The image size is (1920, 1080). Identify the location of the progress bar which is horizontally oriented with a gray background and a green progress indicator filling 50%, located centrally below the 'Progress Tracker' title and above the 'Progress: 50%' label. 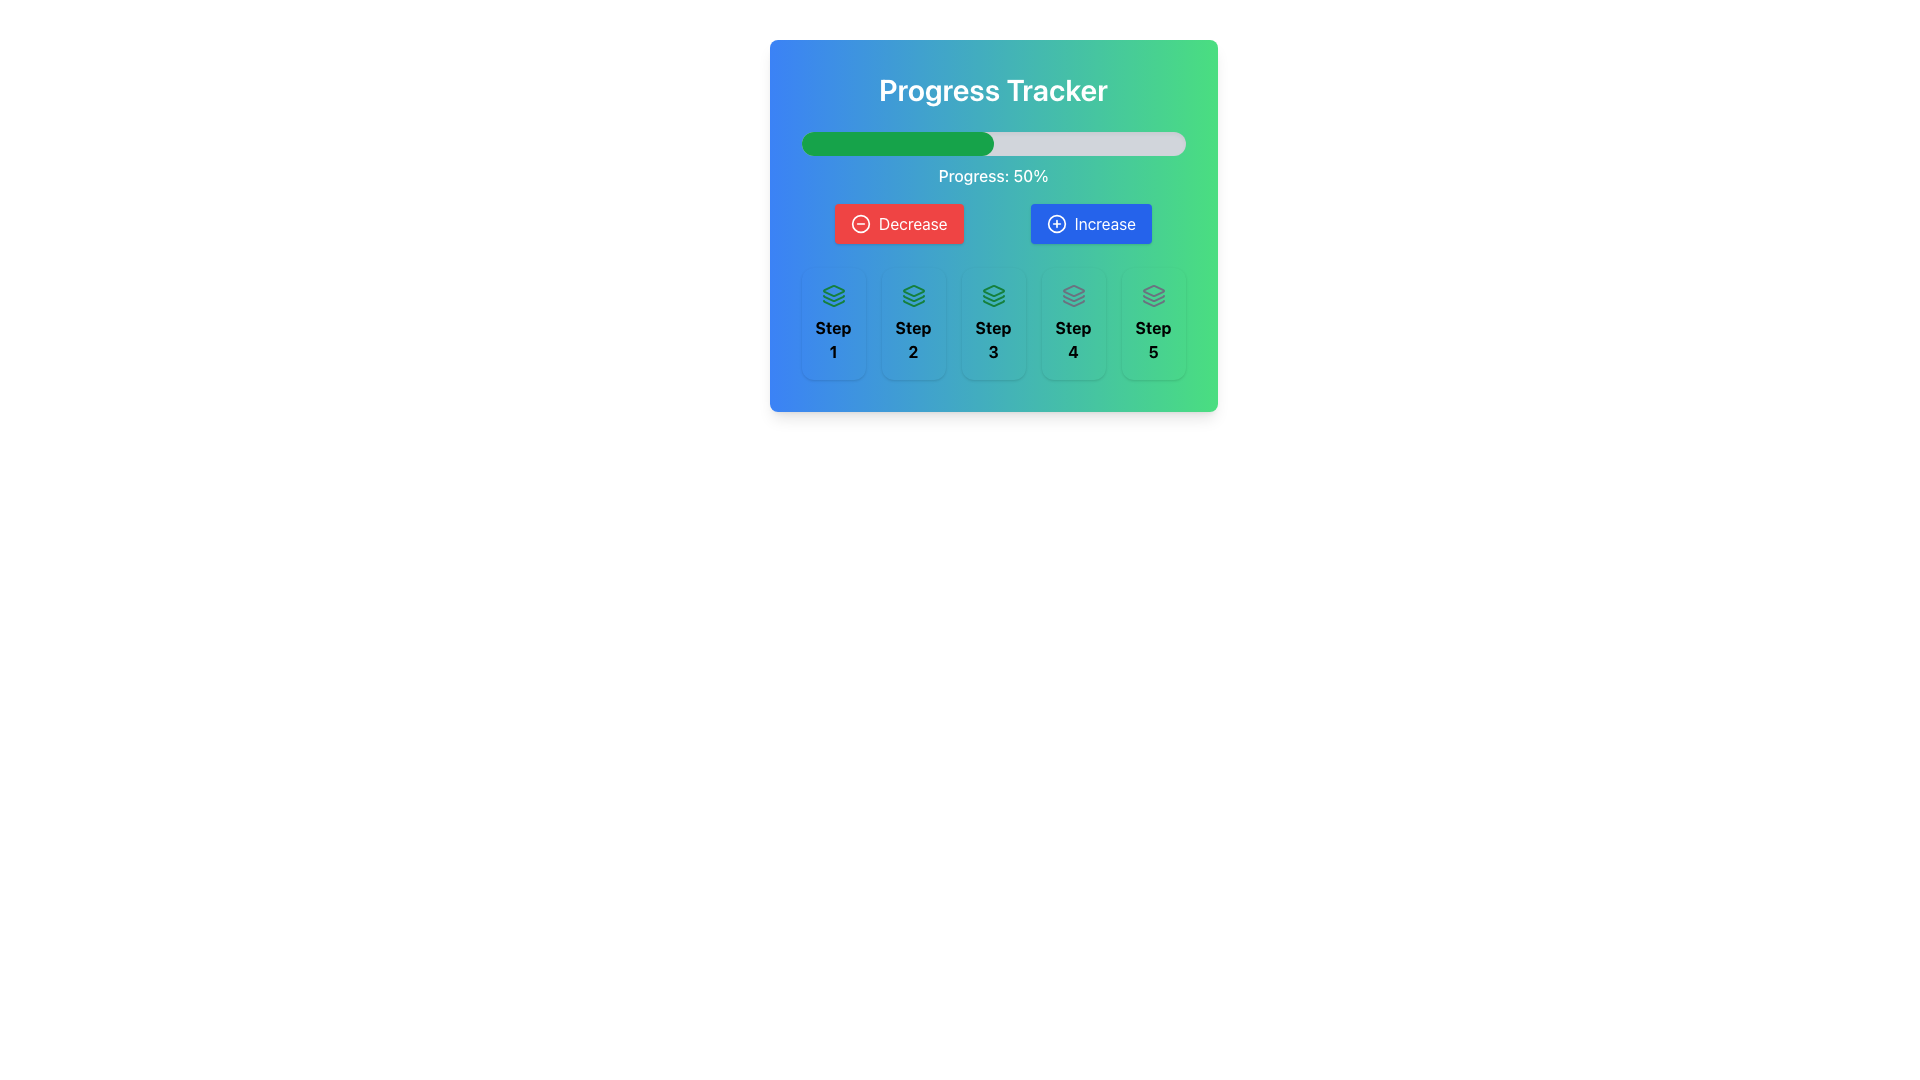
(993, 142).